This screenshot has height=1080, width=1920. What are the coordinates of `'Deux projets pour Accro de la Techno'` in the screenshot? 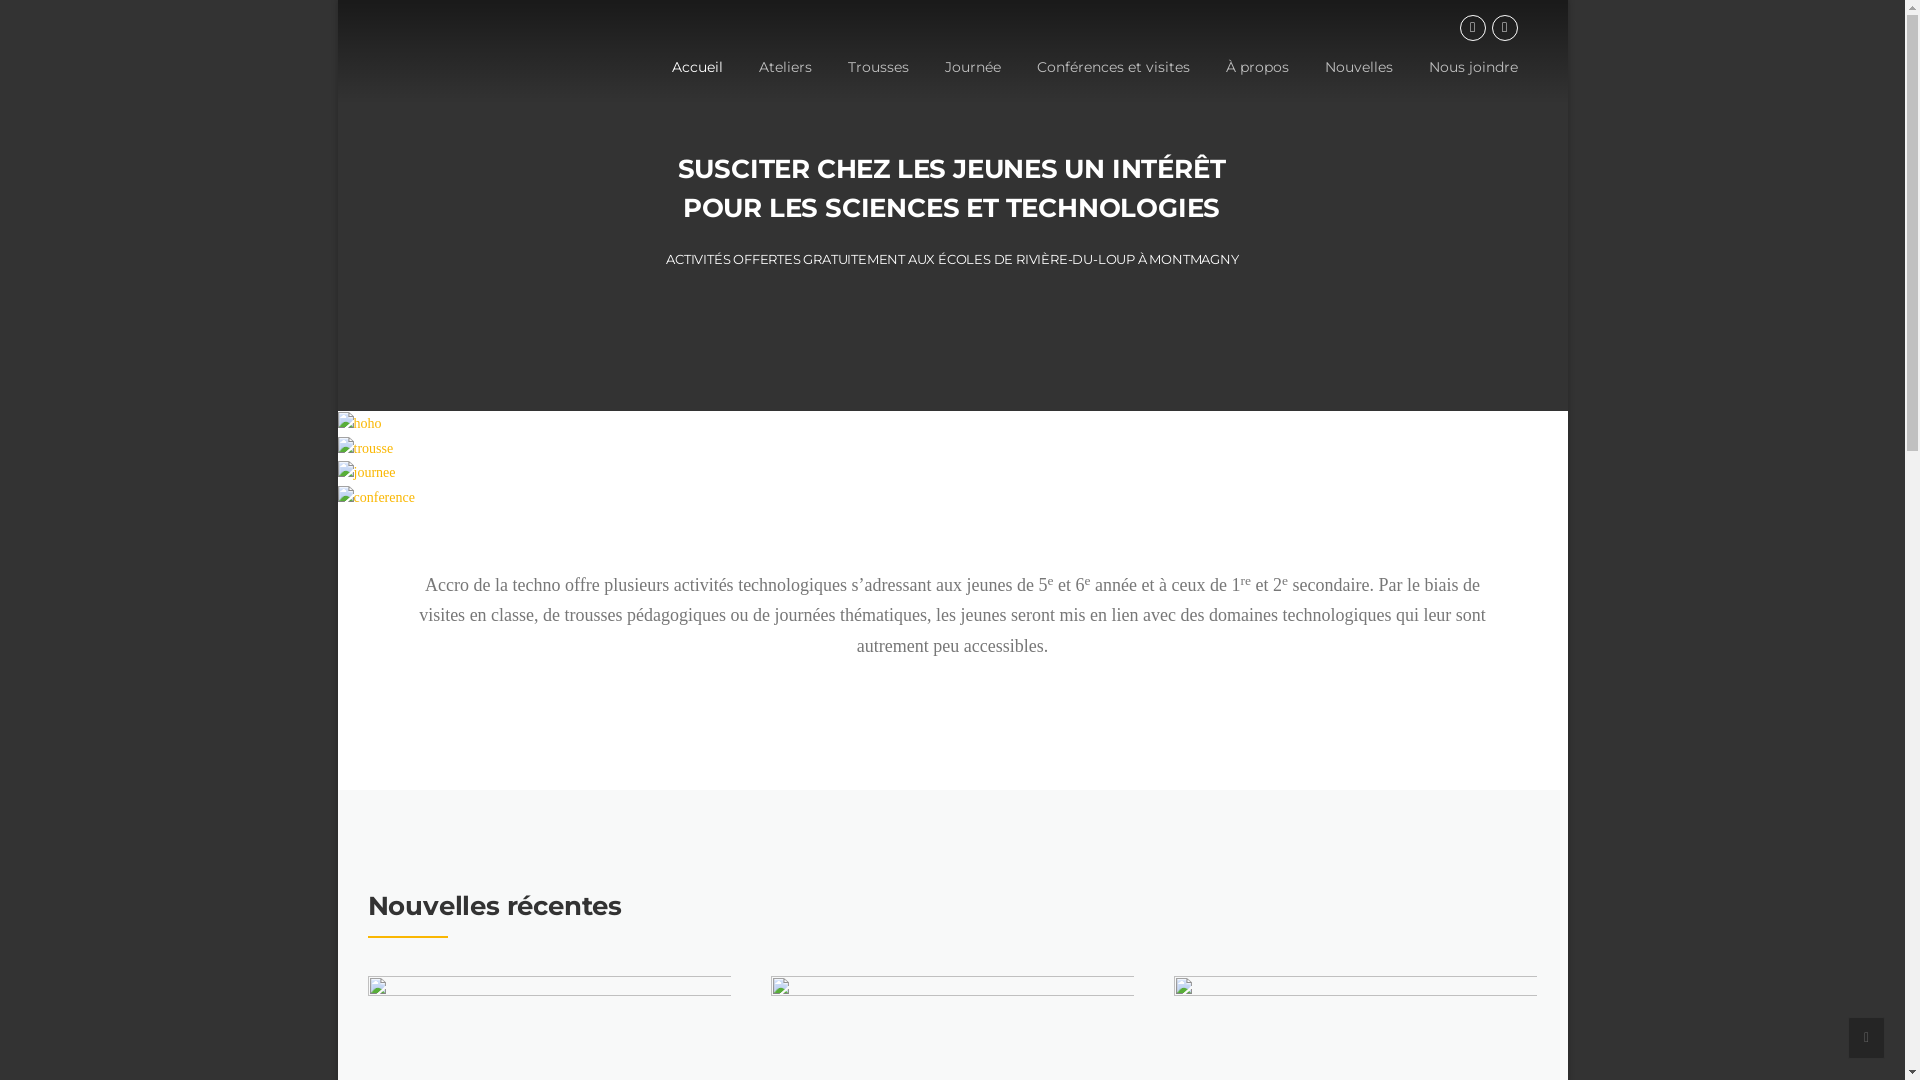 It's located at (951, 1064).